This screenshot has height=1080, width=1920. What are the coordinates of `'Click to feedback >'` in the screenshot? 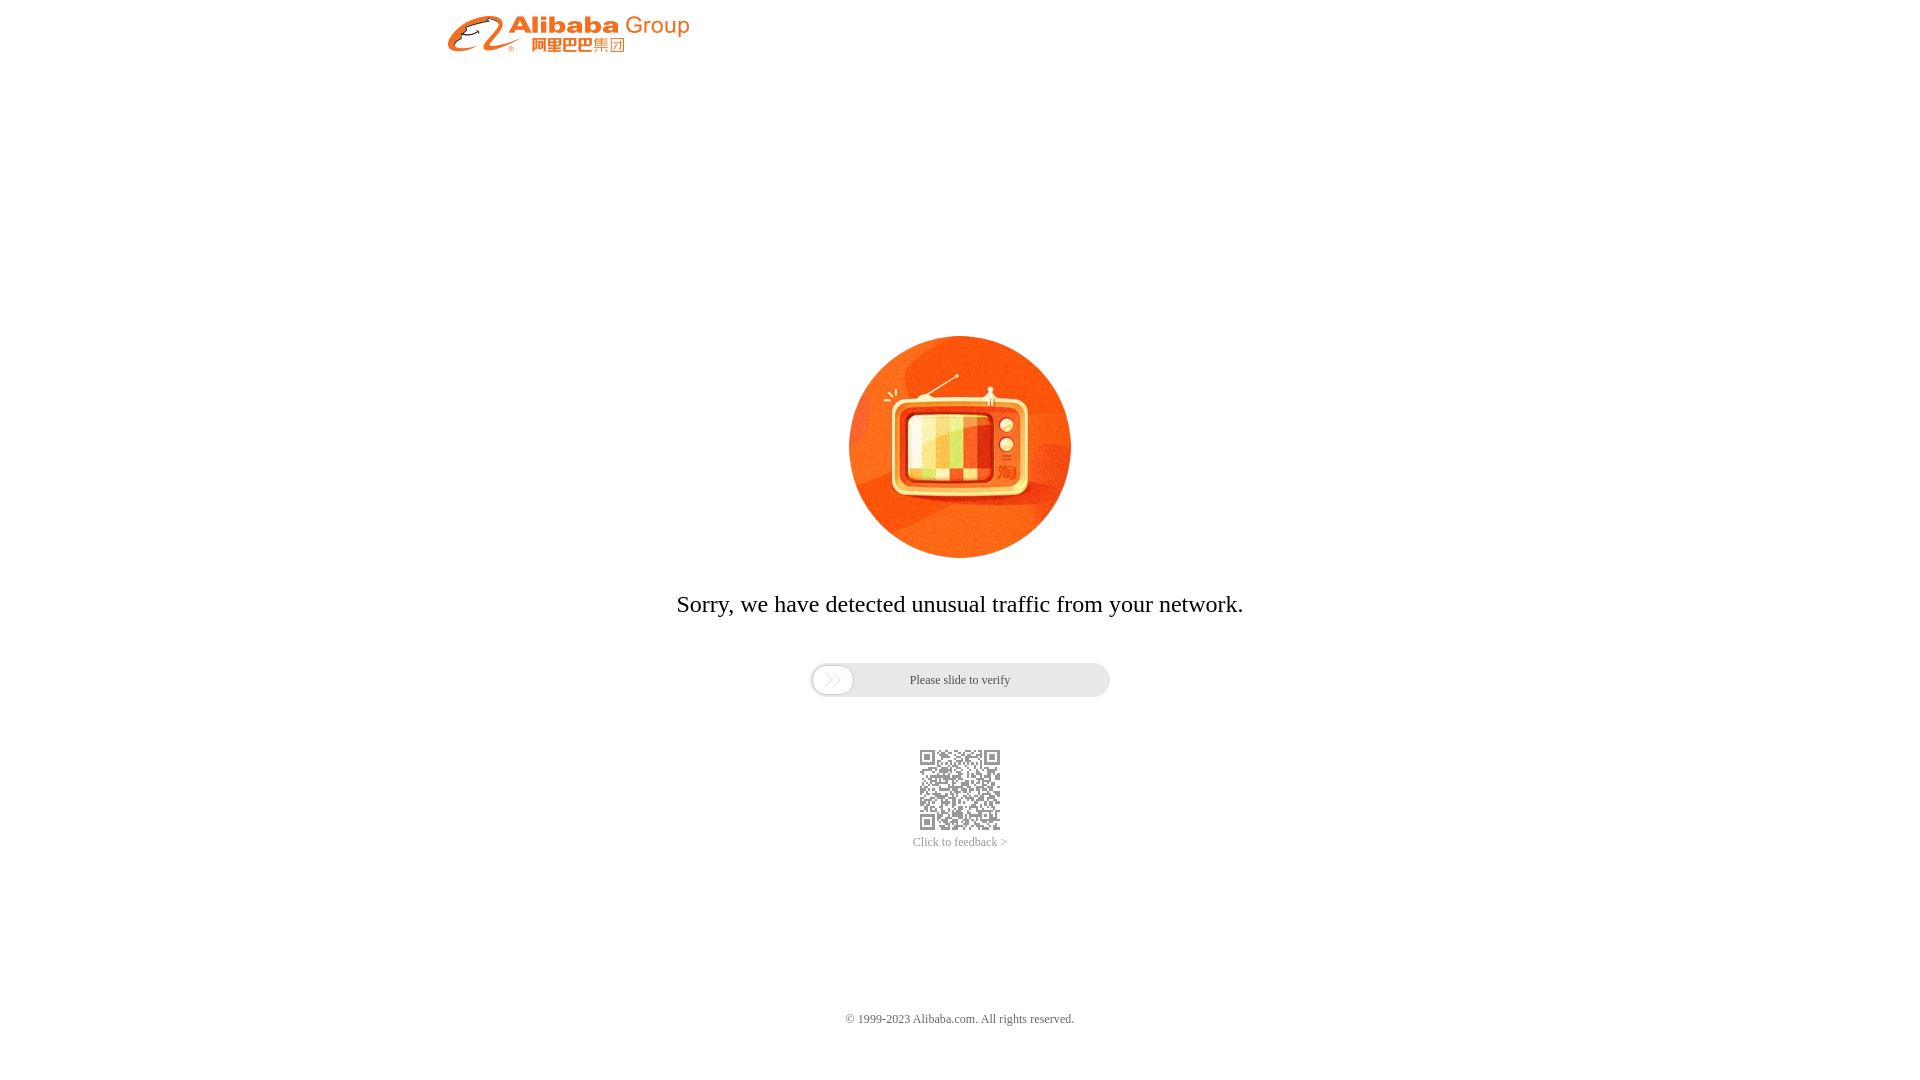 It's located at (960, 842).